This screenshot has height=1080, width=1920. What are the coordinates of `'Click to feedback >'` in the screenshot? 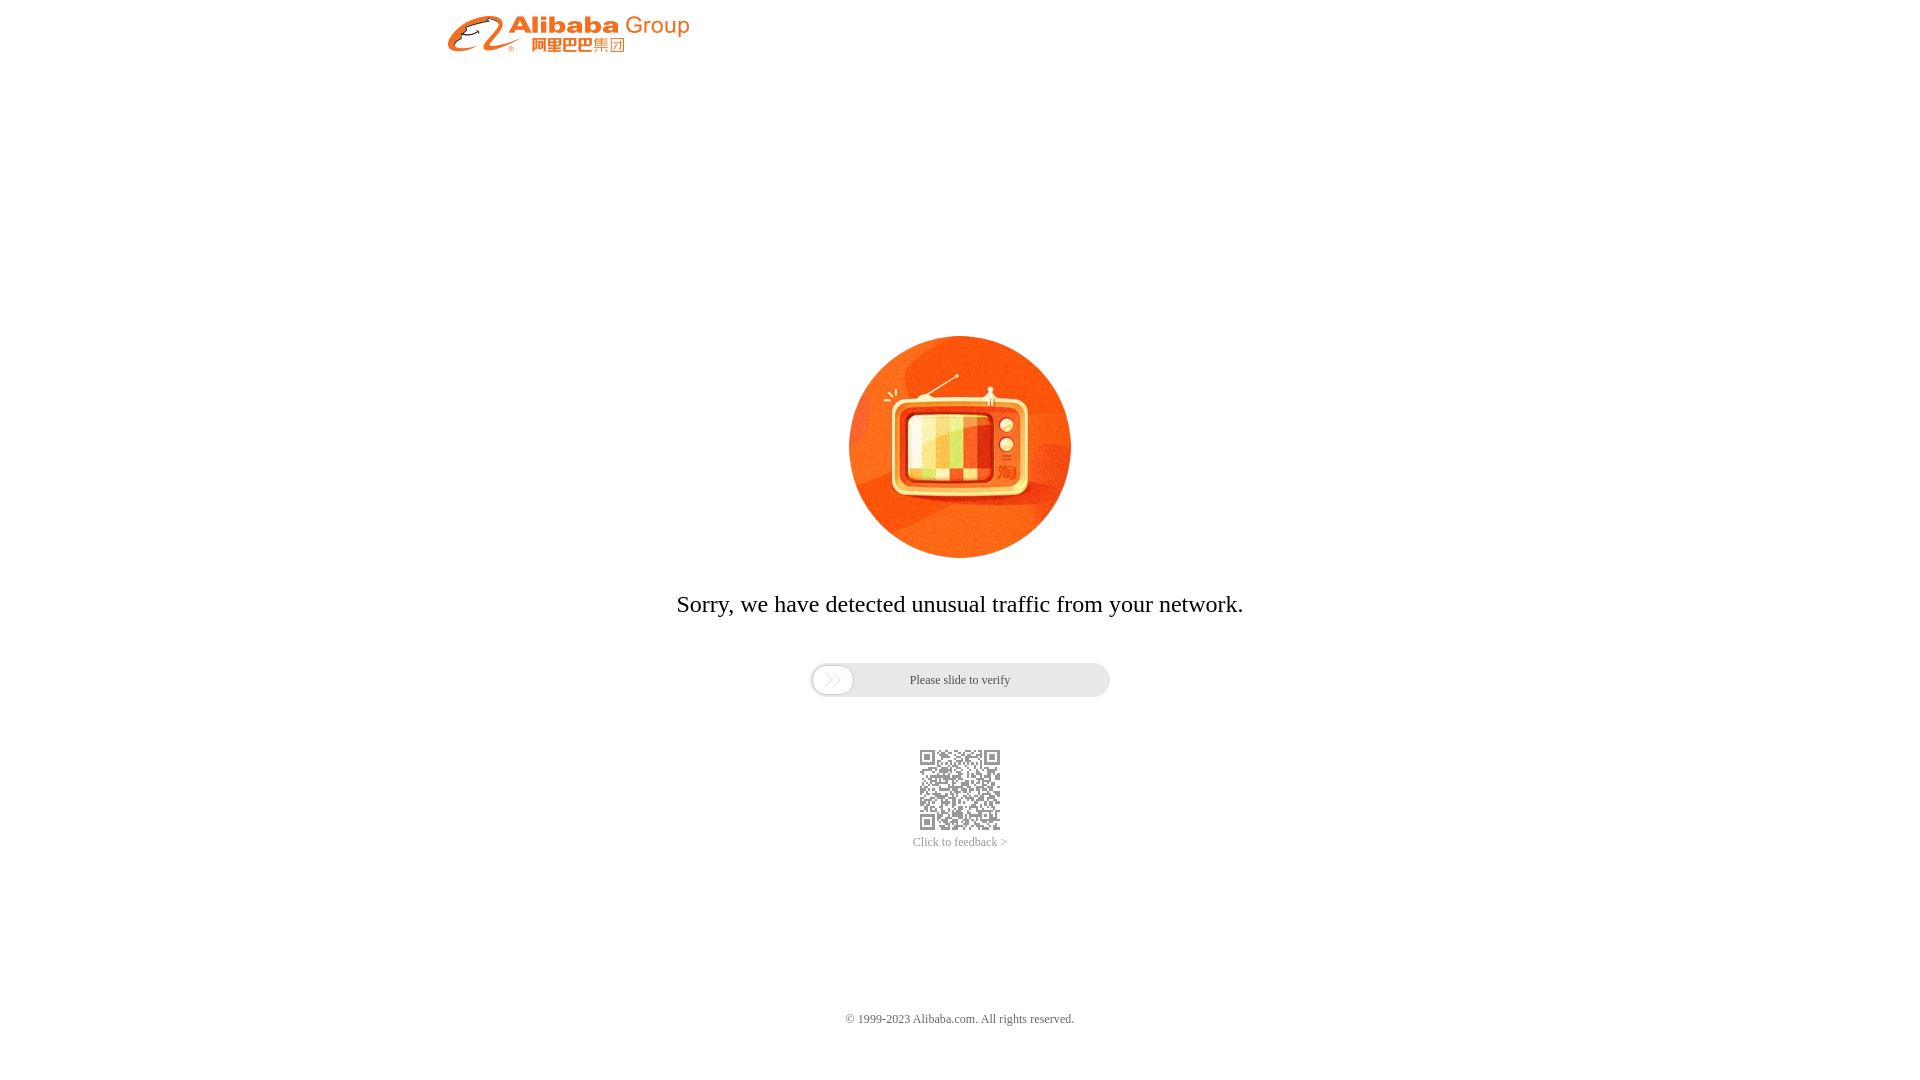 It's located at (960, 842).